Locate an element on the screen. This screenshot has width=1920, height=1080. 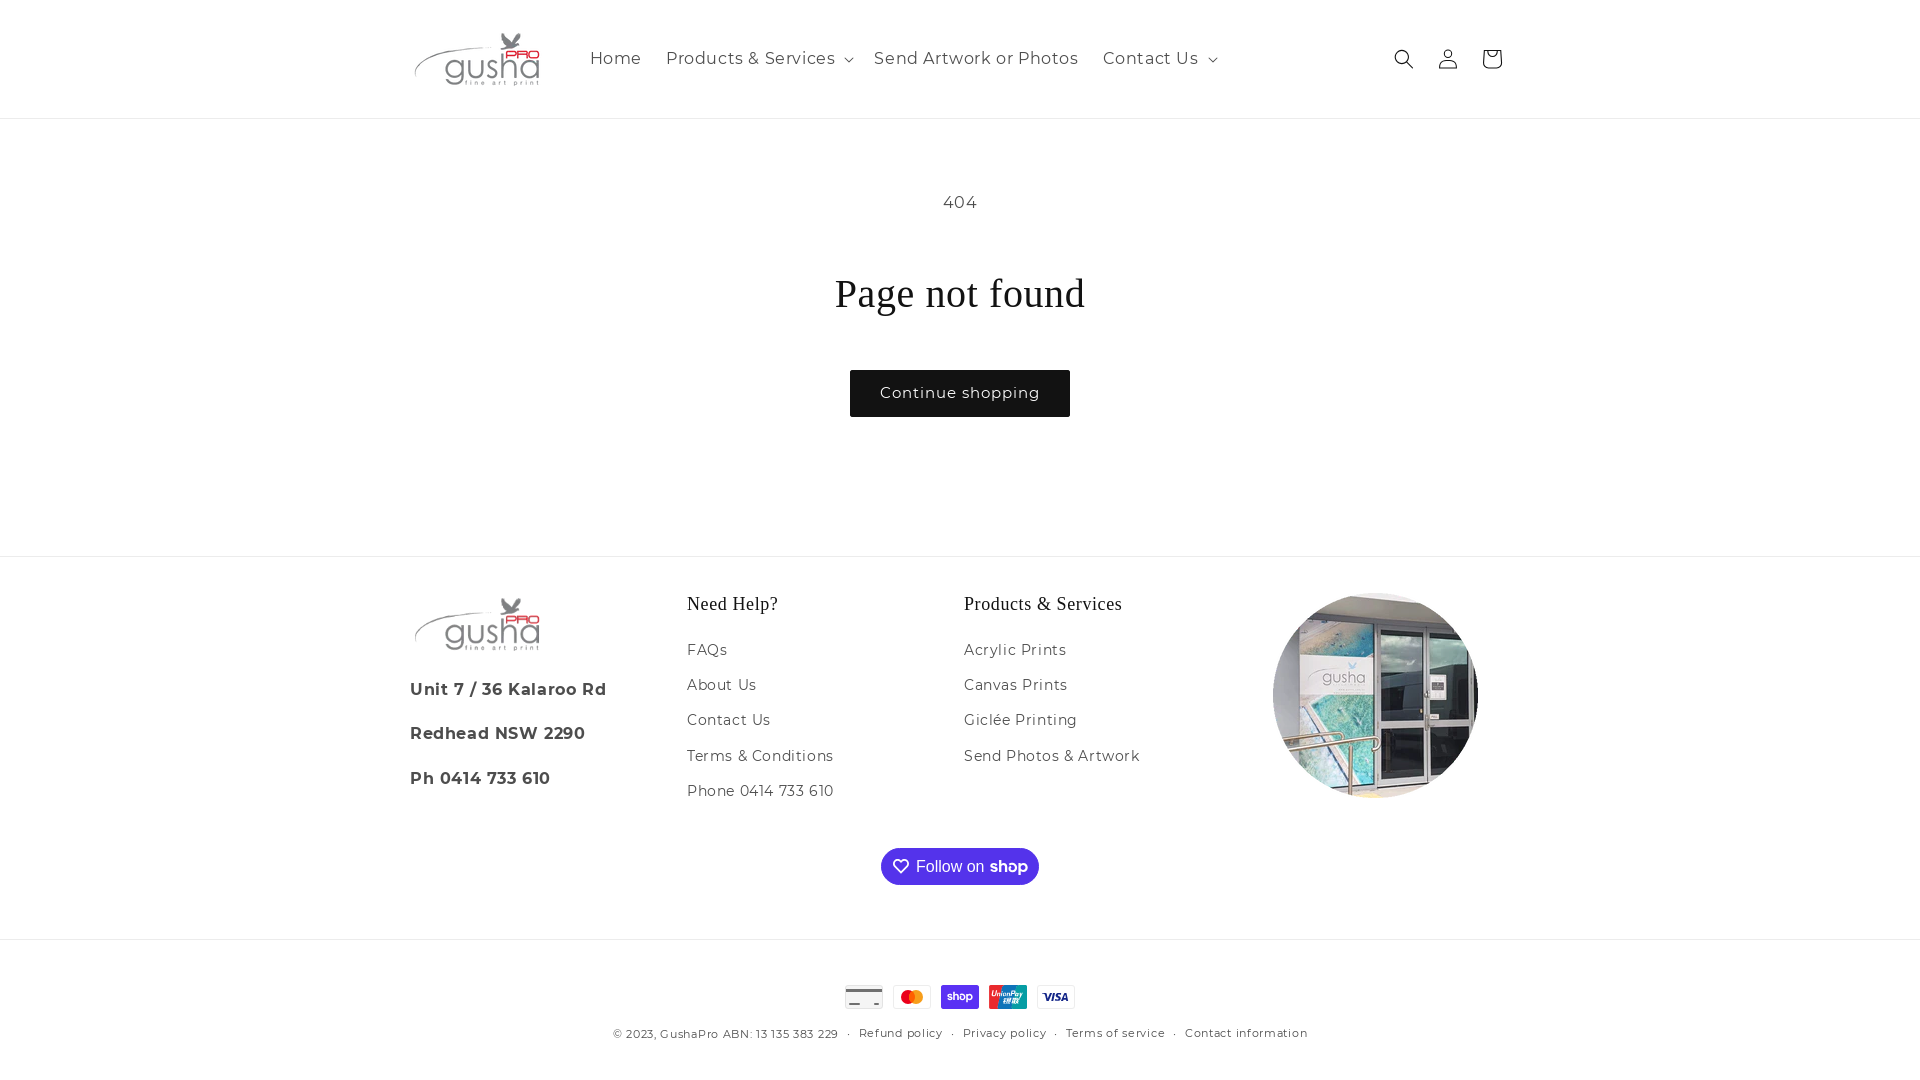
'Contact Us' is located at coordinates (728, 720).